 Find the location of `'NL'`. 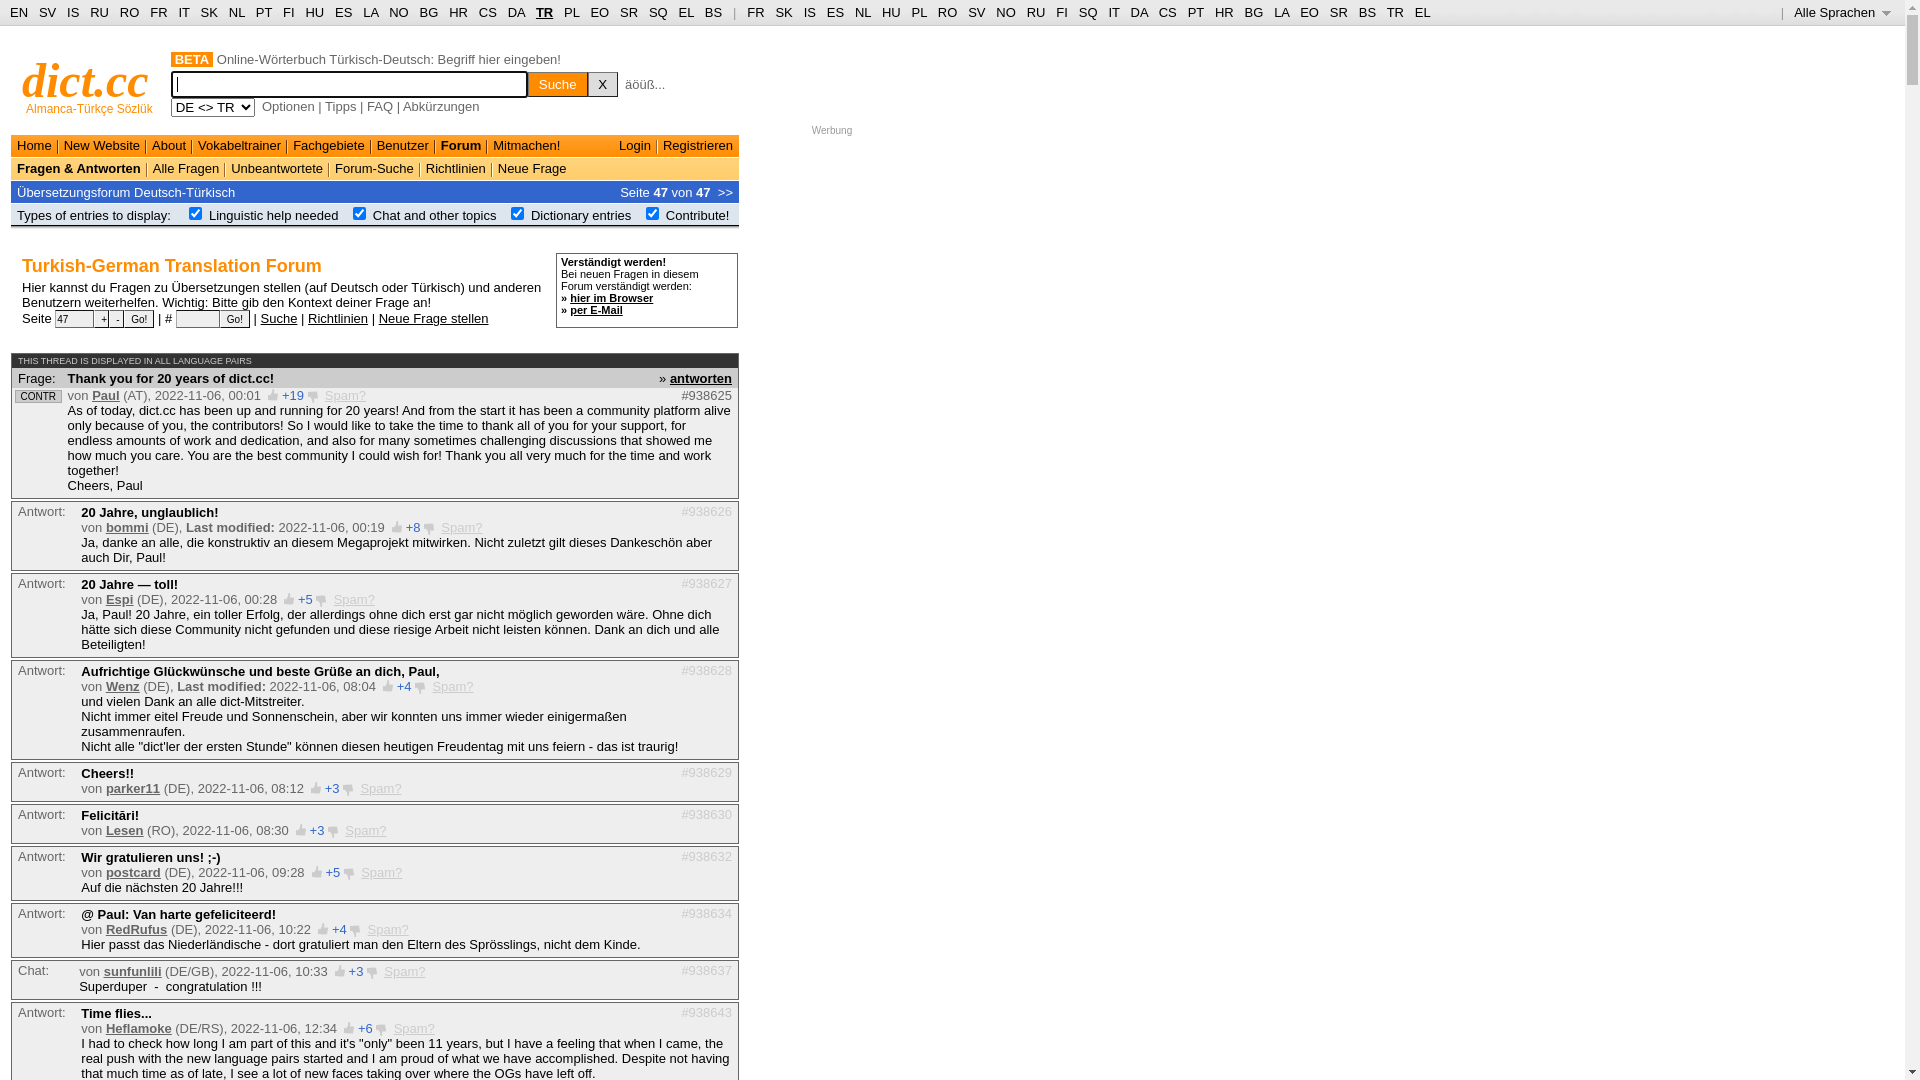

'NL' is located at coordinates (229, 12).